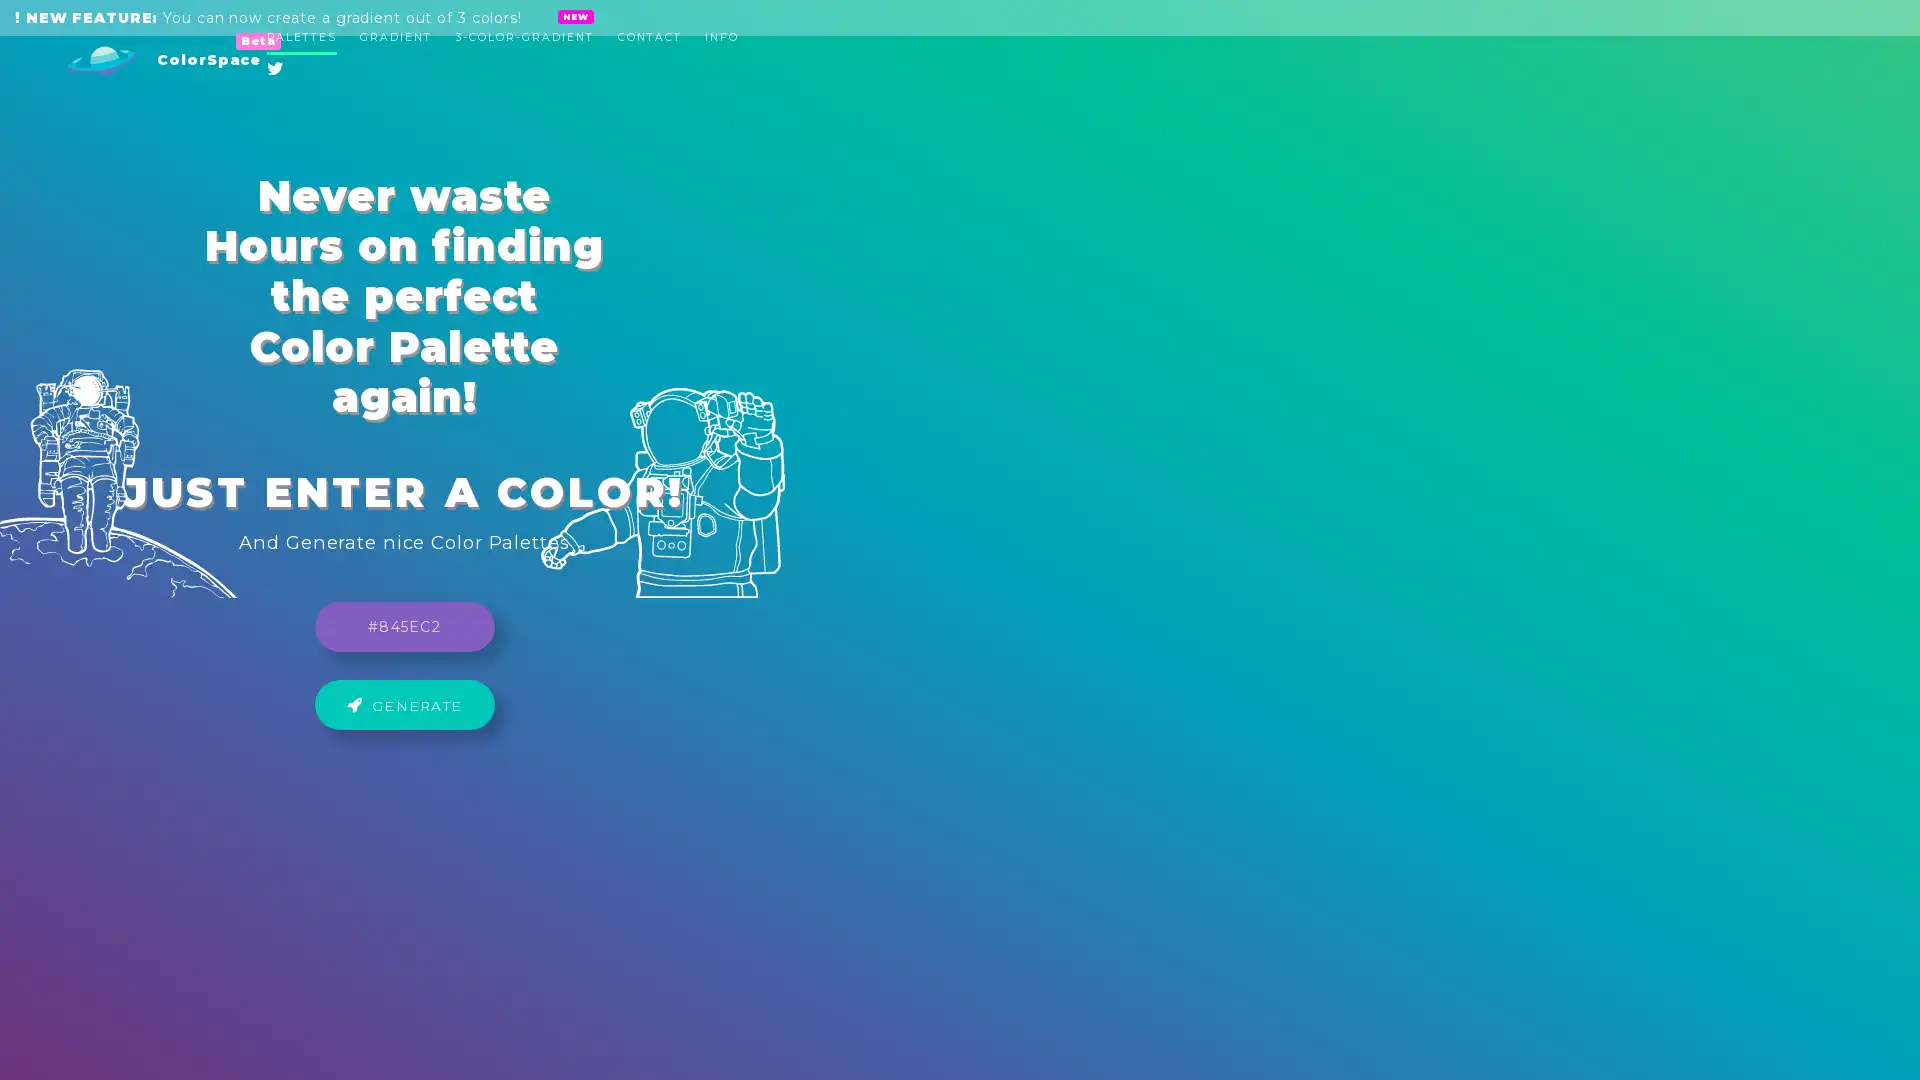 This screenshot has width=1920, height=1080. Describe the element at coordinates (960, 562) in the screenshot. I see `GENERATE` at that location.